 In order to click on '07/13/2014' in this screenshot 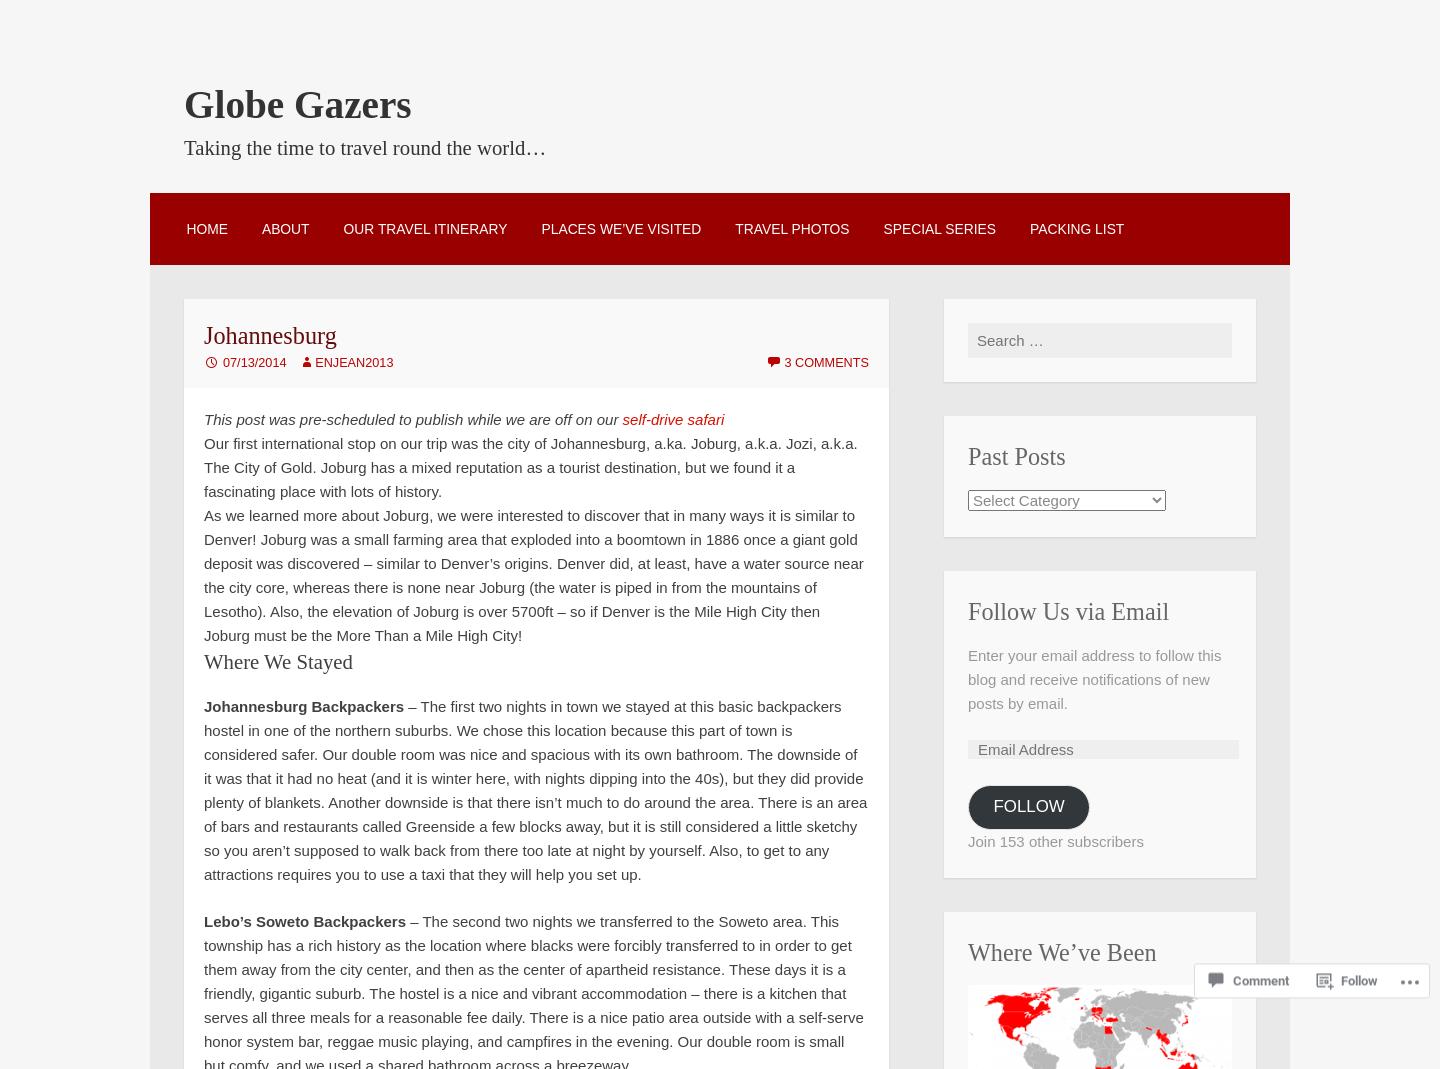, I will do `click(253, 363)`.